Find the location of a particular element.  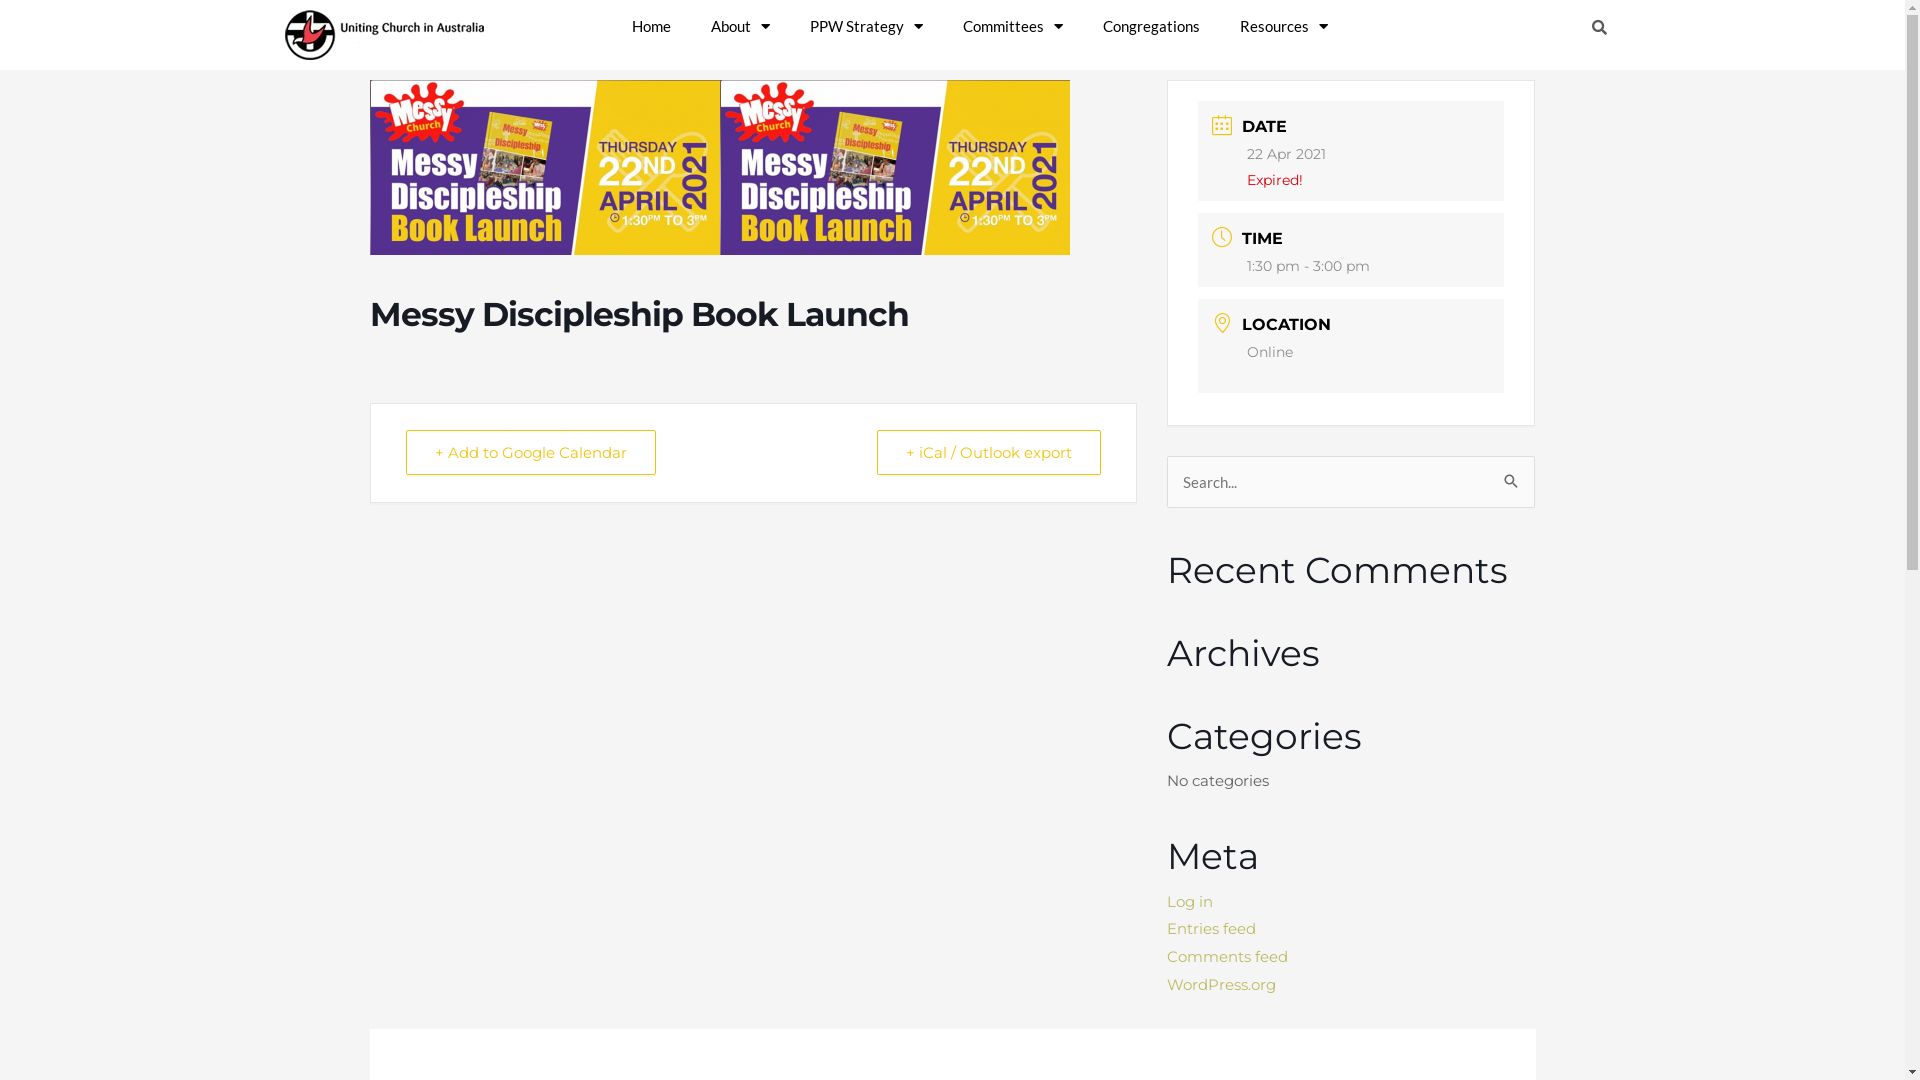

'+ iCal / Outlook export' is located at coordinates (988, 452).